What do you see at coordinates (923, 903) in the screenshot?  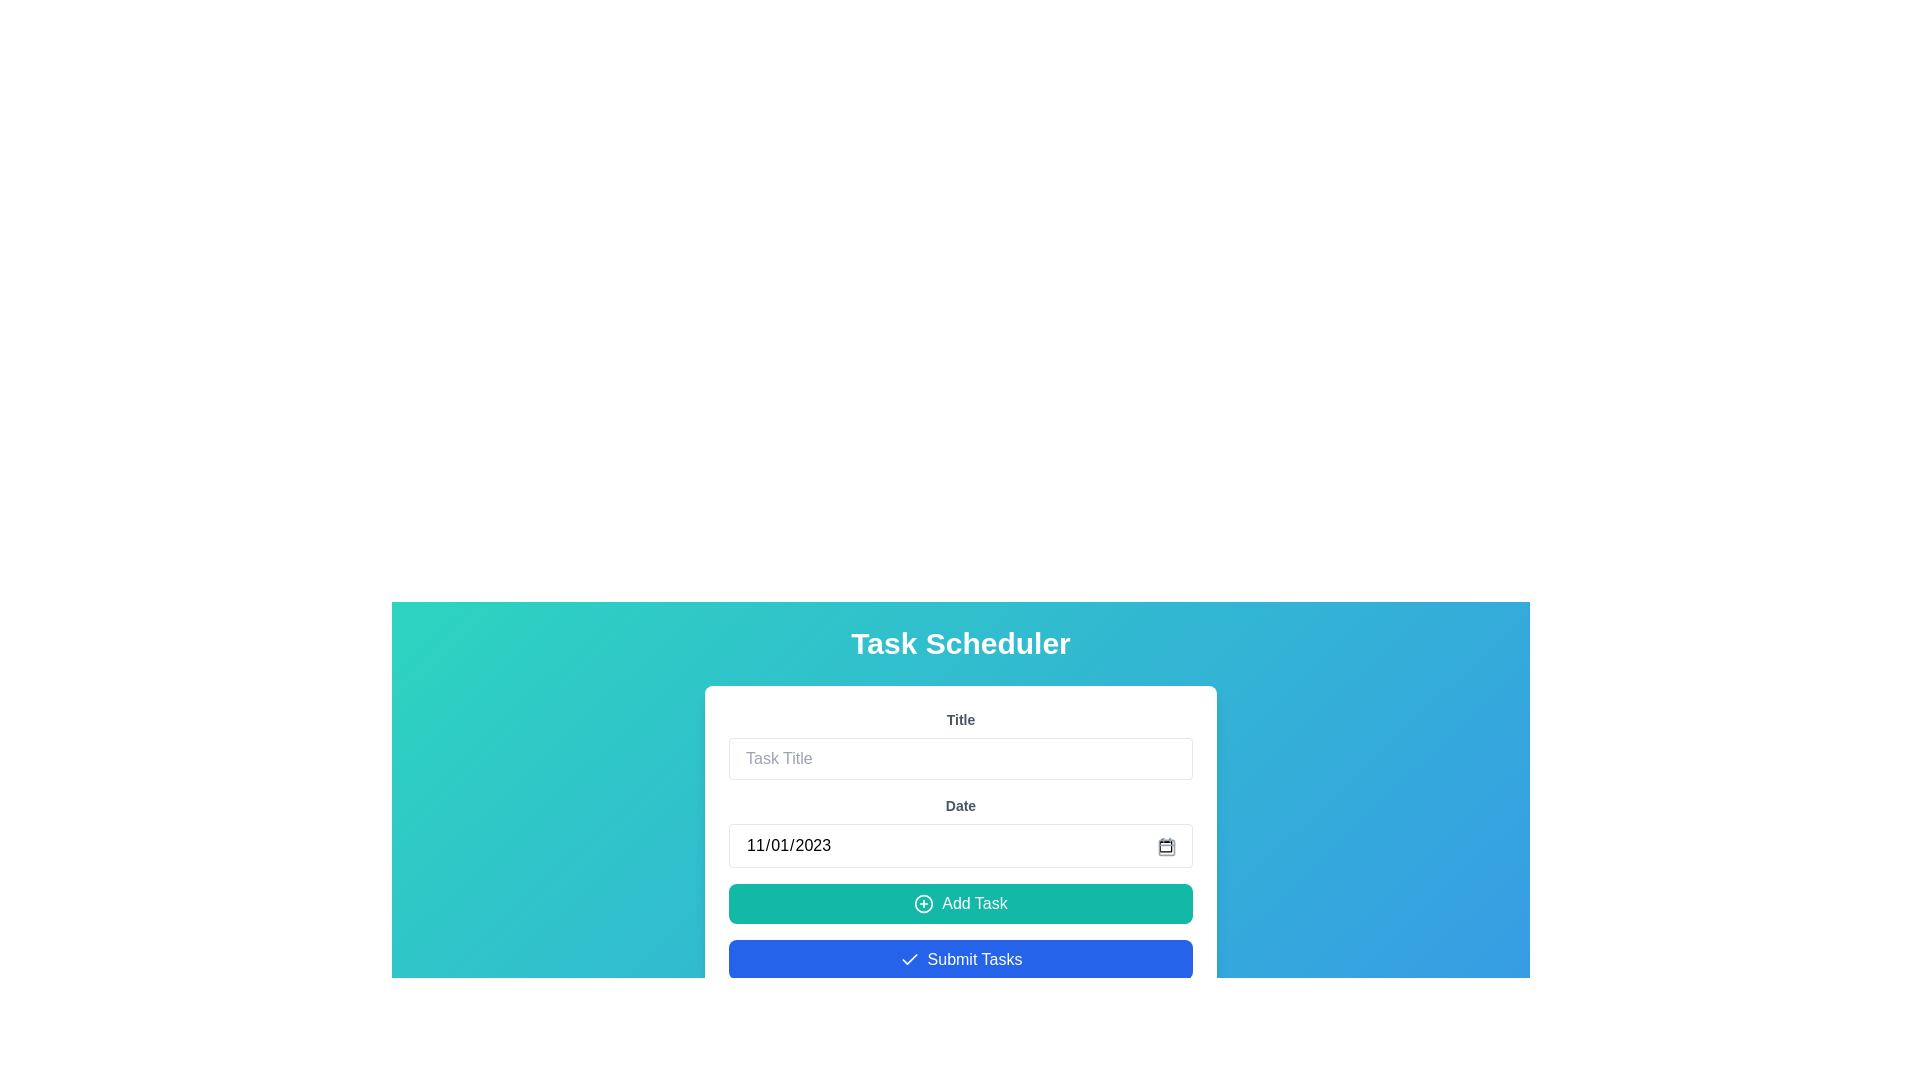 I see `the decorative icon within the 'Add Task' button, which visually indicates its function of adding a new task, located to the left of the button's text` at bounding box center [923, 903].